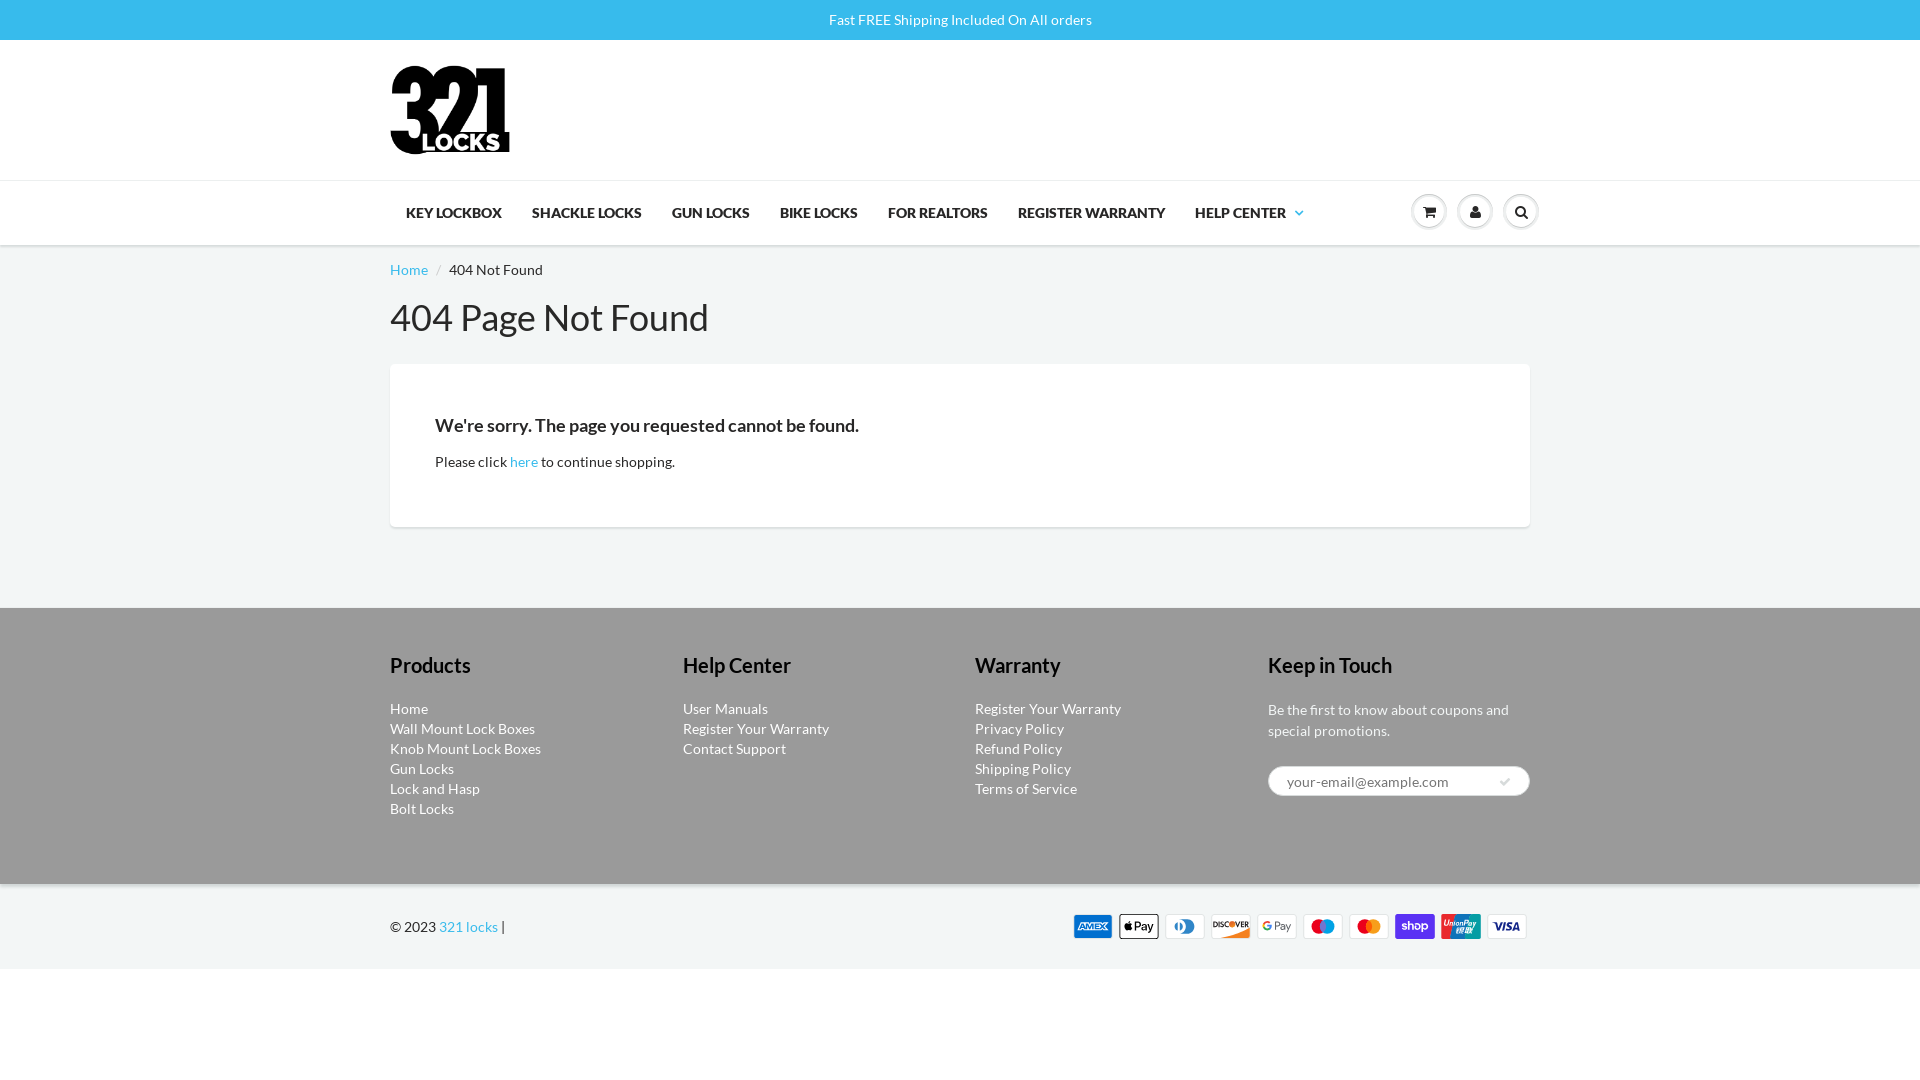  What do you see at coordinates (1247, 212) in the screenshot?
I see `'HELP CENTER'` at bounding box center [1247, 212].